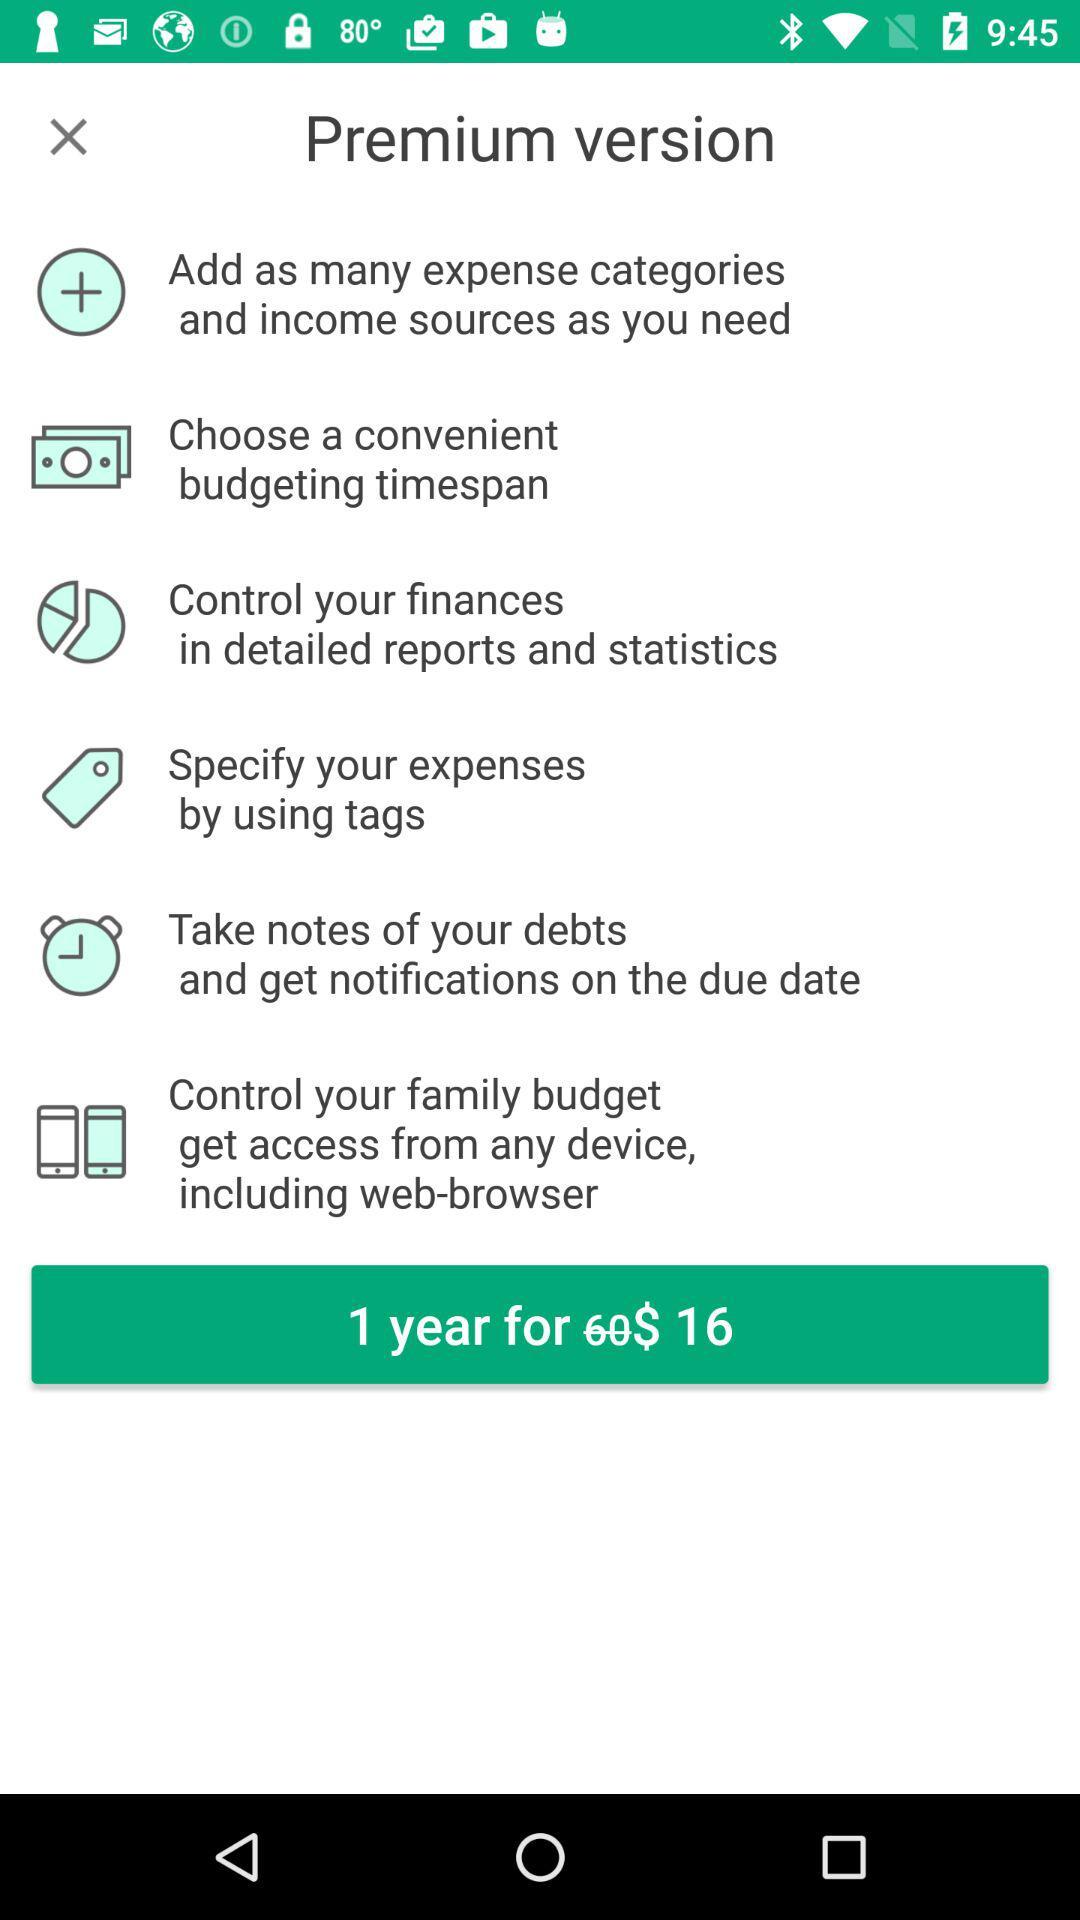 The width and height of the screenshot is (1080, 1920). What do you see at coordinates (540, 1324) in the screenshot?
I see `the item below control your family item` at bounding box center [540, 1324].